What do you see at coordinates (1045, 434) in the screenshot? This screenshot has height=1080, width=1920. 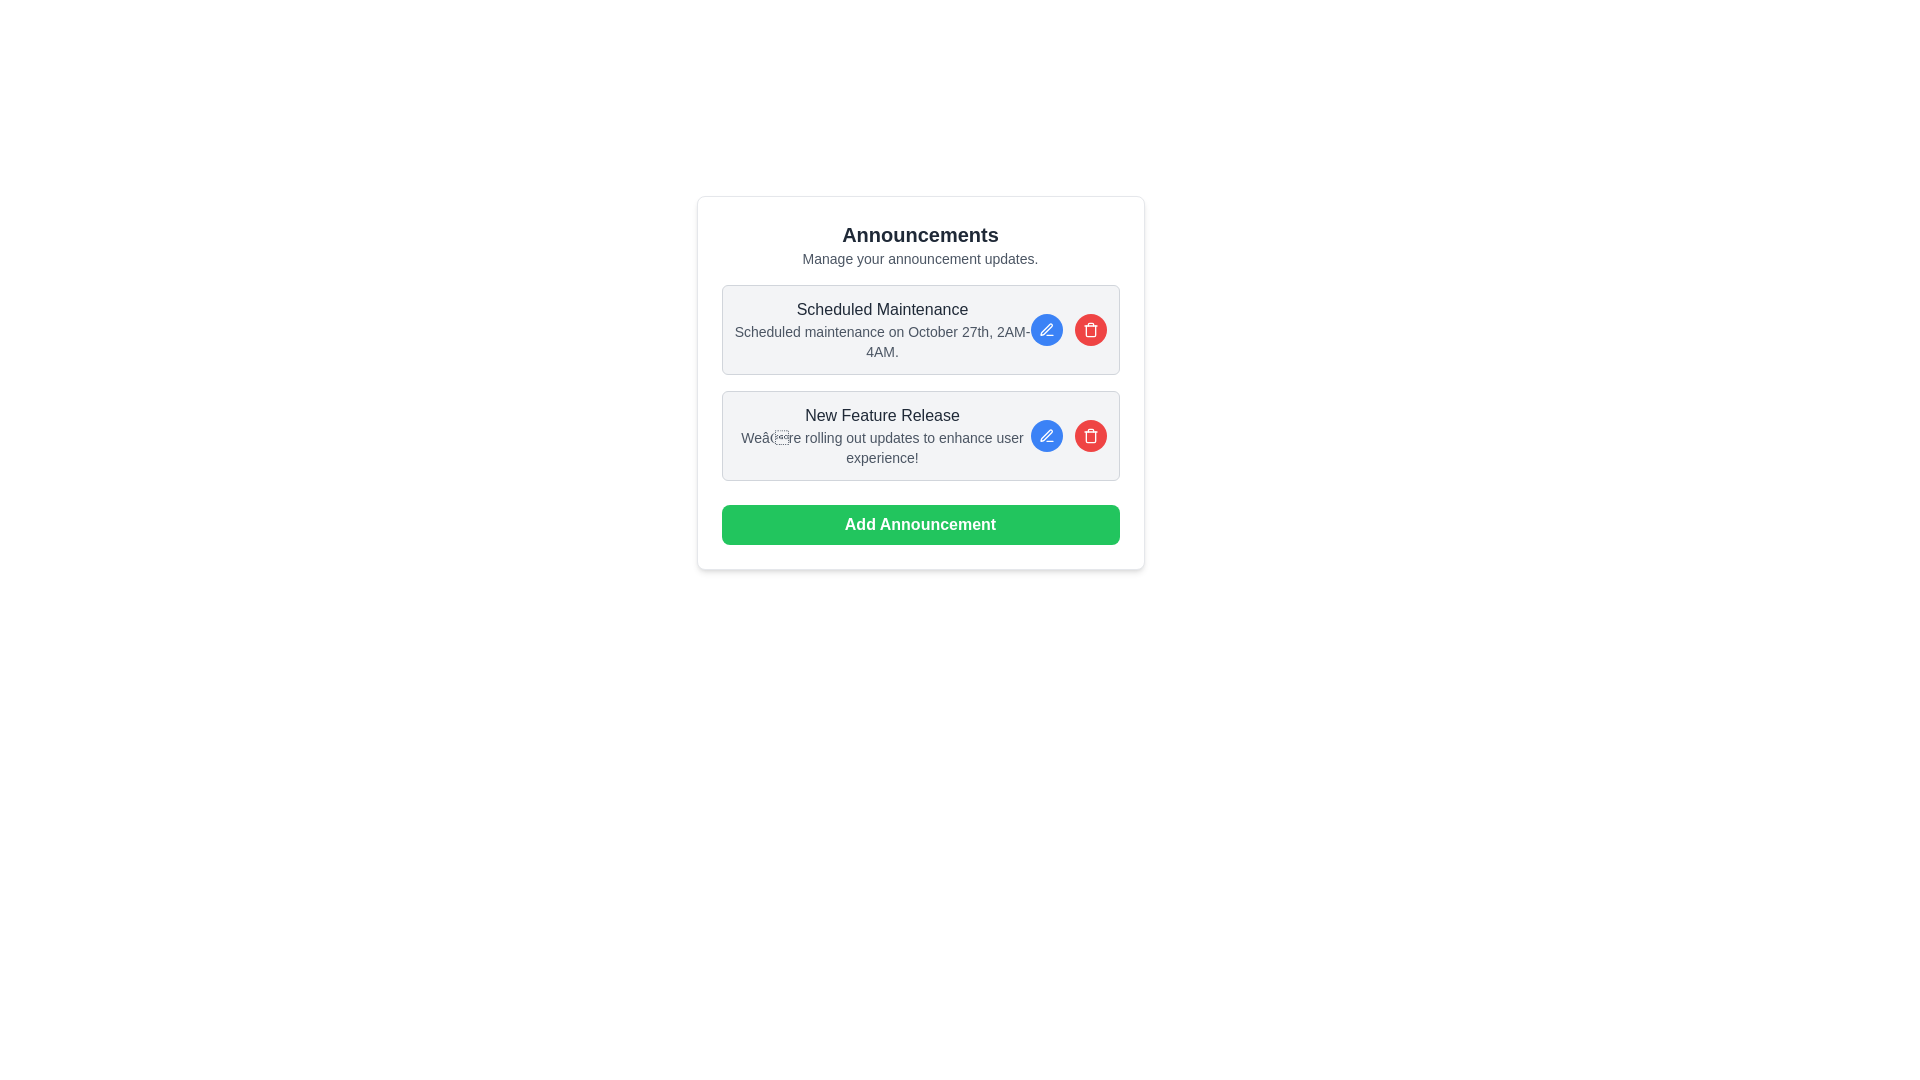 I see `the editing icon resembling a pen within a circle, located on the right side of the first announcement card next to the 'Scheduled Maintenance' text` at bounding box center [1045, 434].